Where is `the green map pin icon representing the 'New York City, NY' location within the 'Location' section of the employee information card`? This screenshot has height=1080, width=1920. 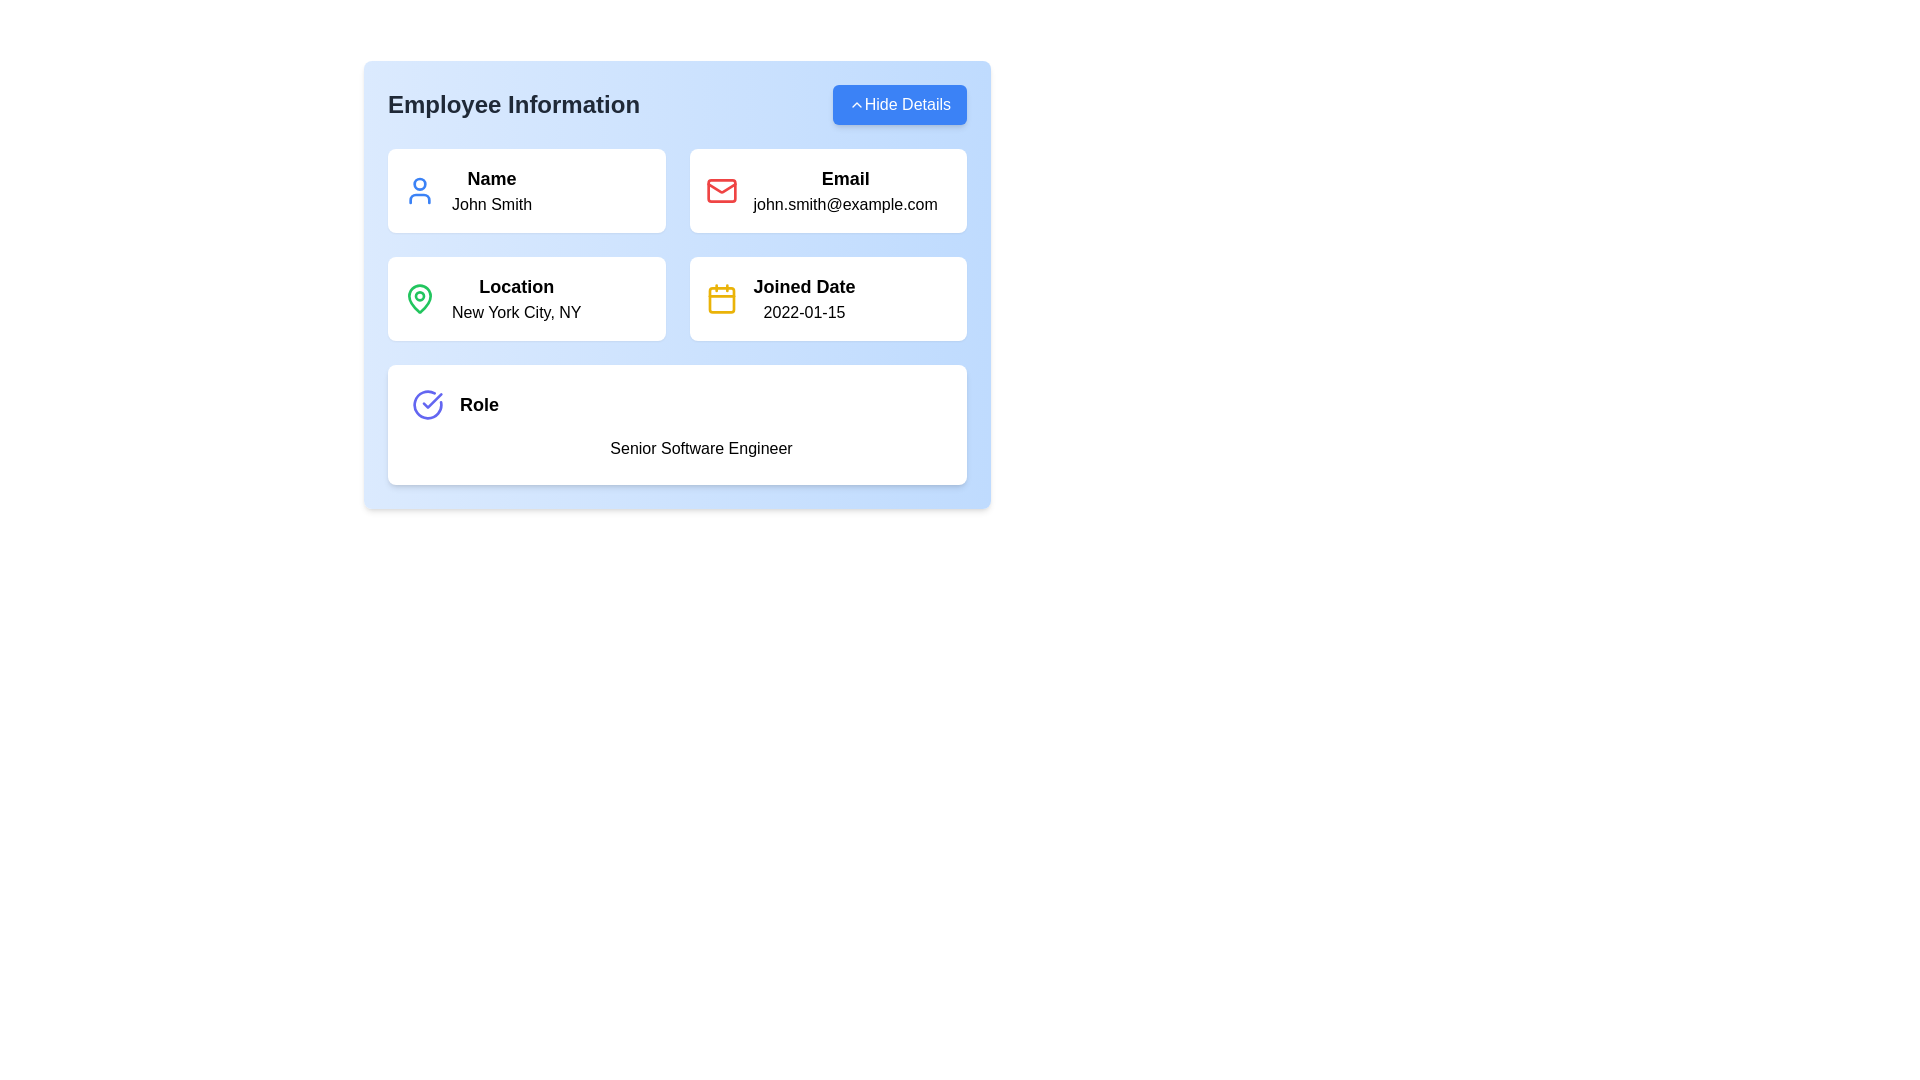 the green map pin icon representing the 'New York City, NY' location within the 'Location' section of the employee information card is located at coordinates (419, 299).